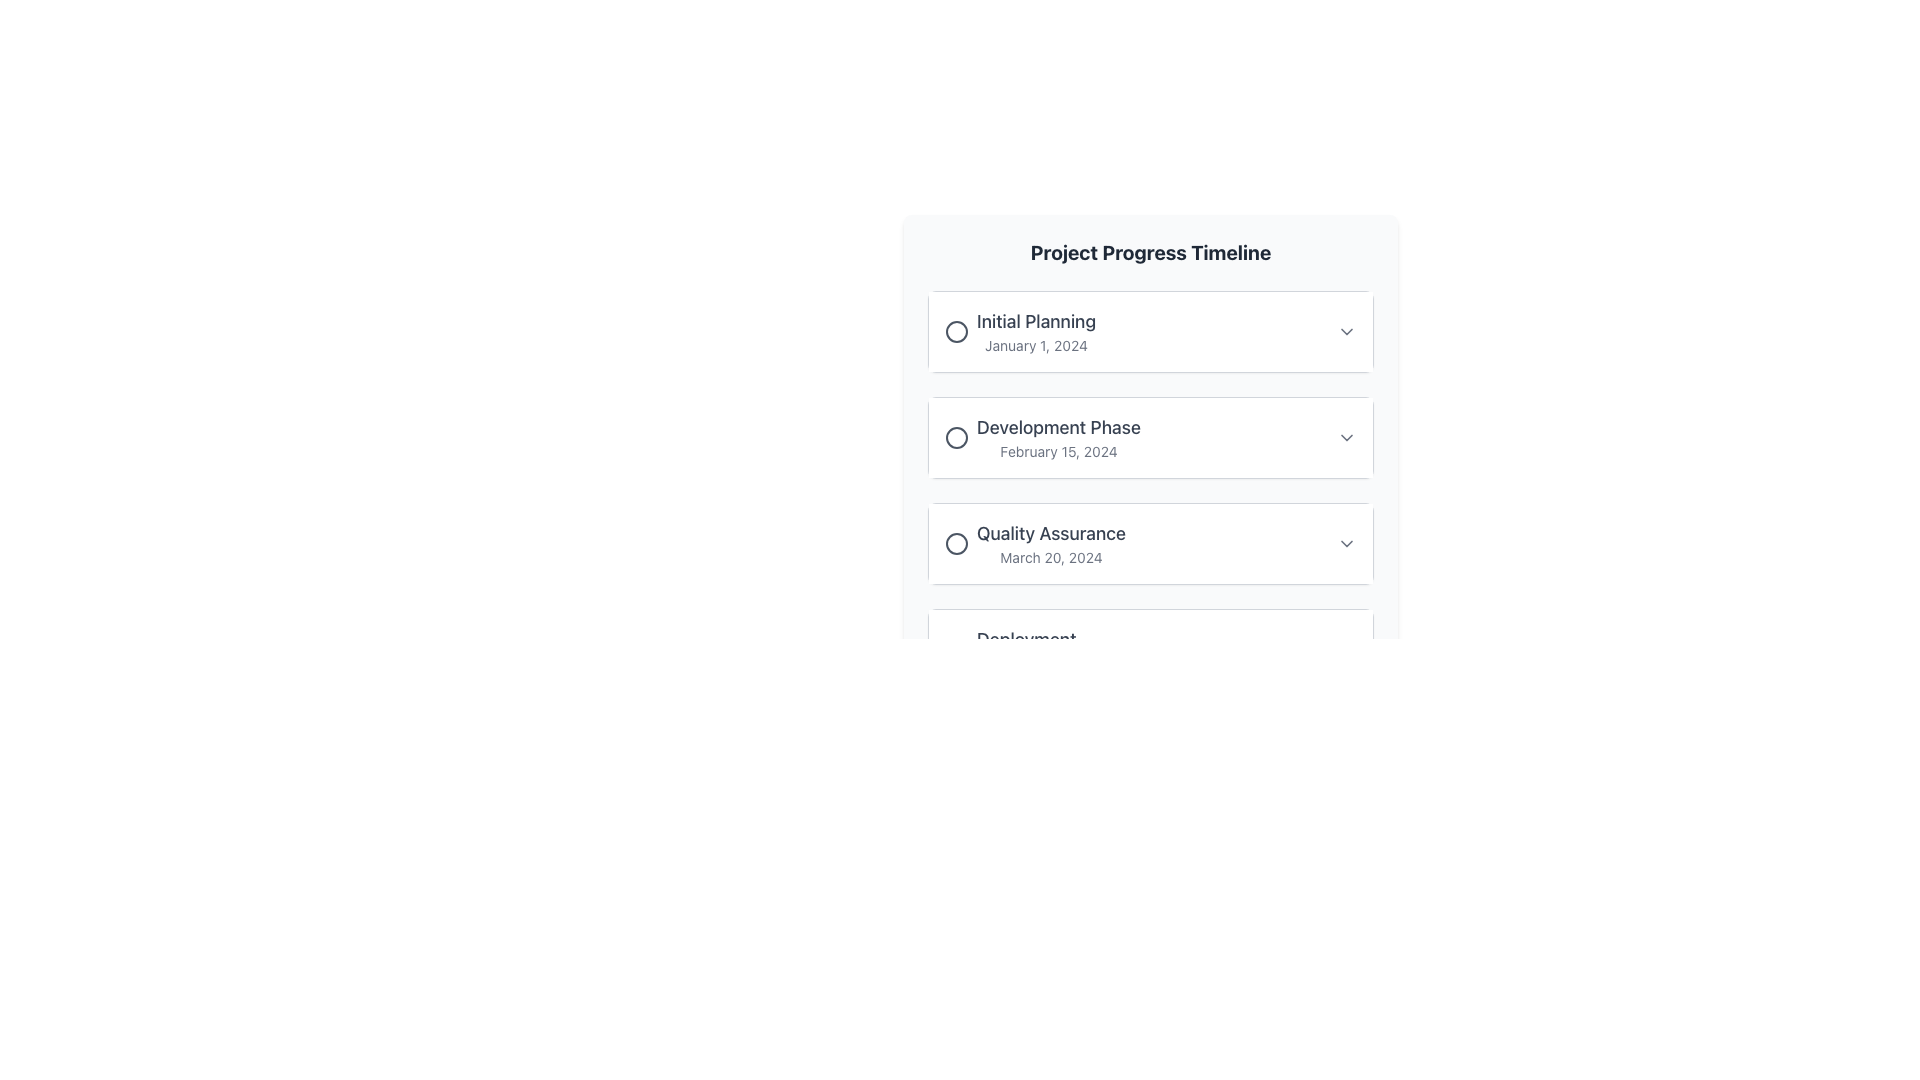 This screenshot has width=1920, height=1080. I want to click on the text label displaying 'Development Phase', so click(1057, 427).